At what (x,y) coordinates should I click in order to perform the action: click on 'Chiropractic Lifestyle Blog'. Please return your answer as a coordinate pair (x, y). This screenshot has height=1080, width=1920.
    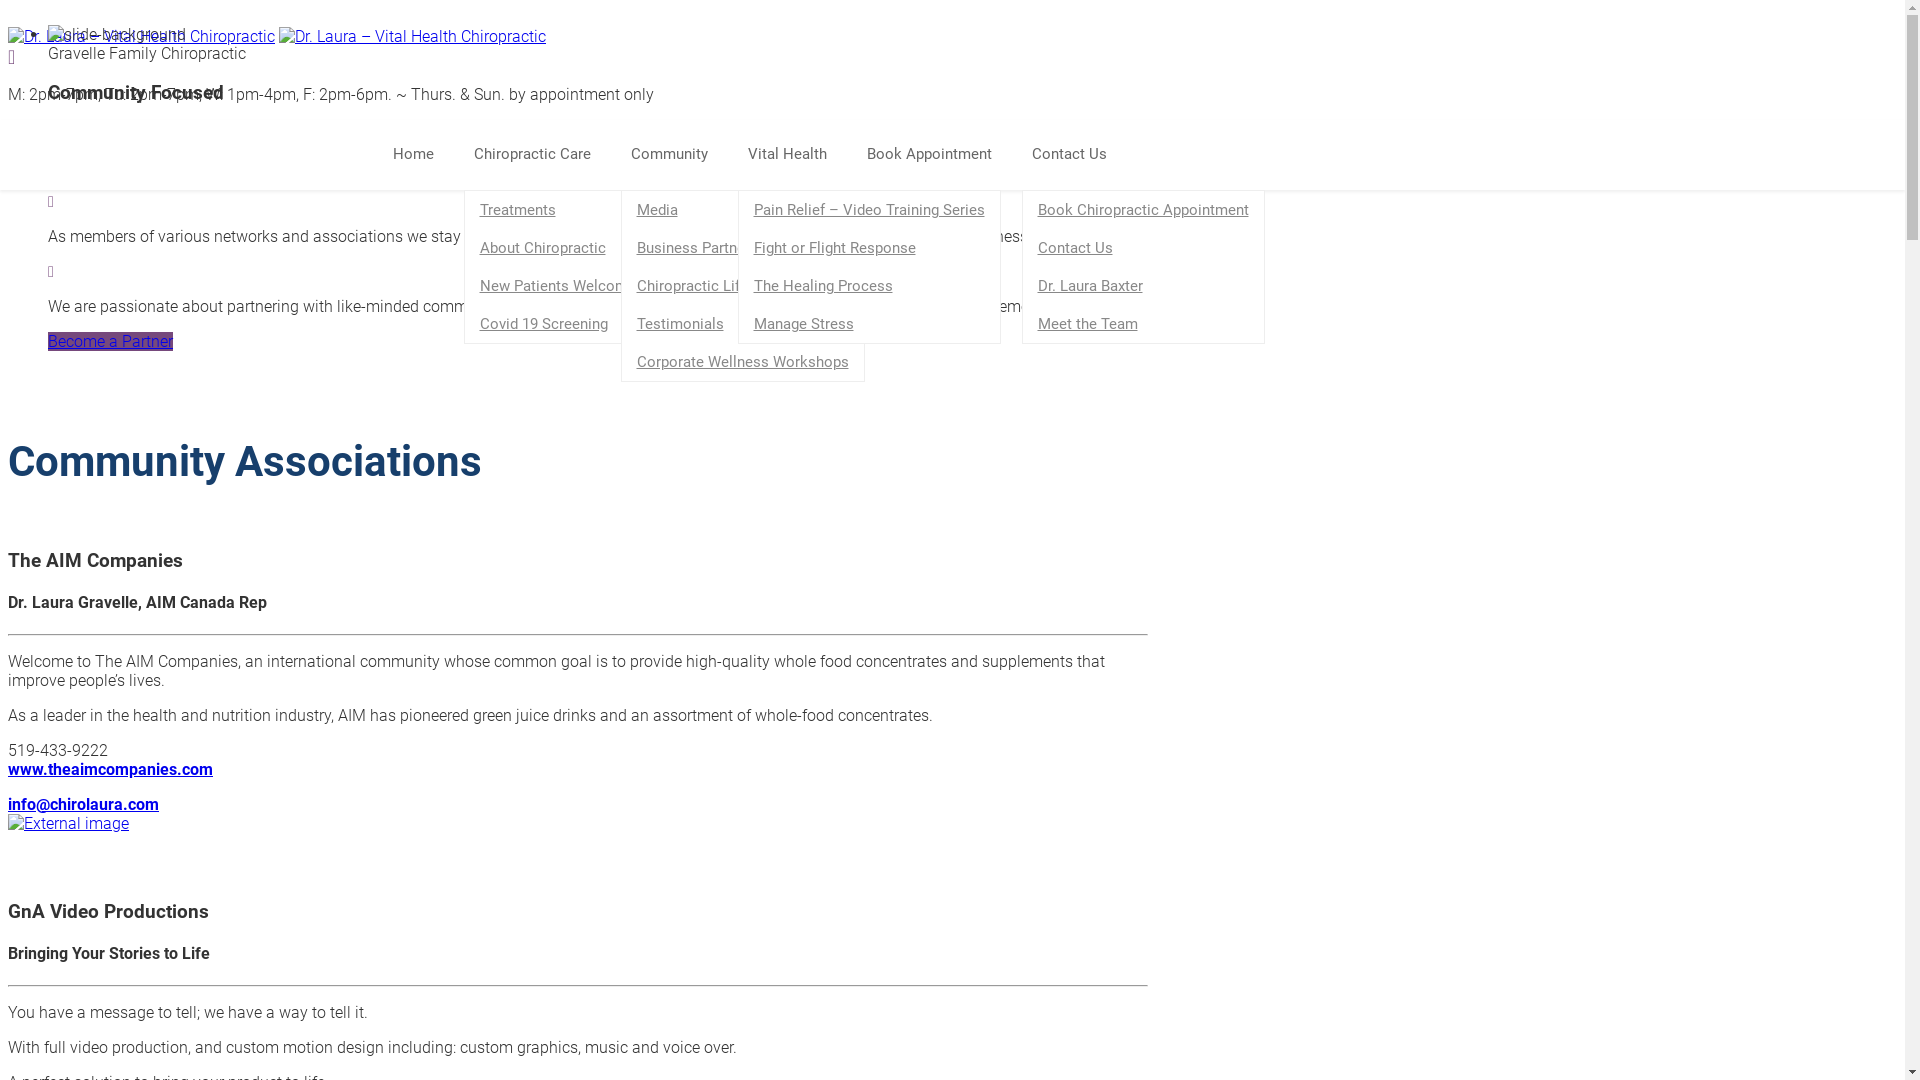
    Looking at the image, I should click on (621, 285).